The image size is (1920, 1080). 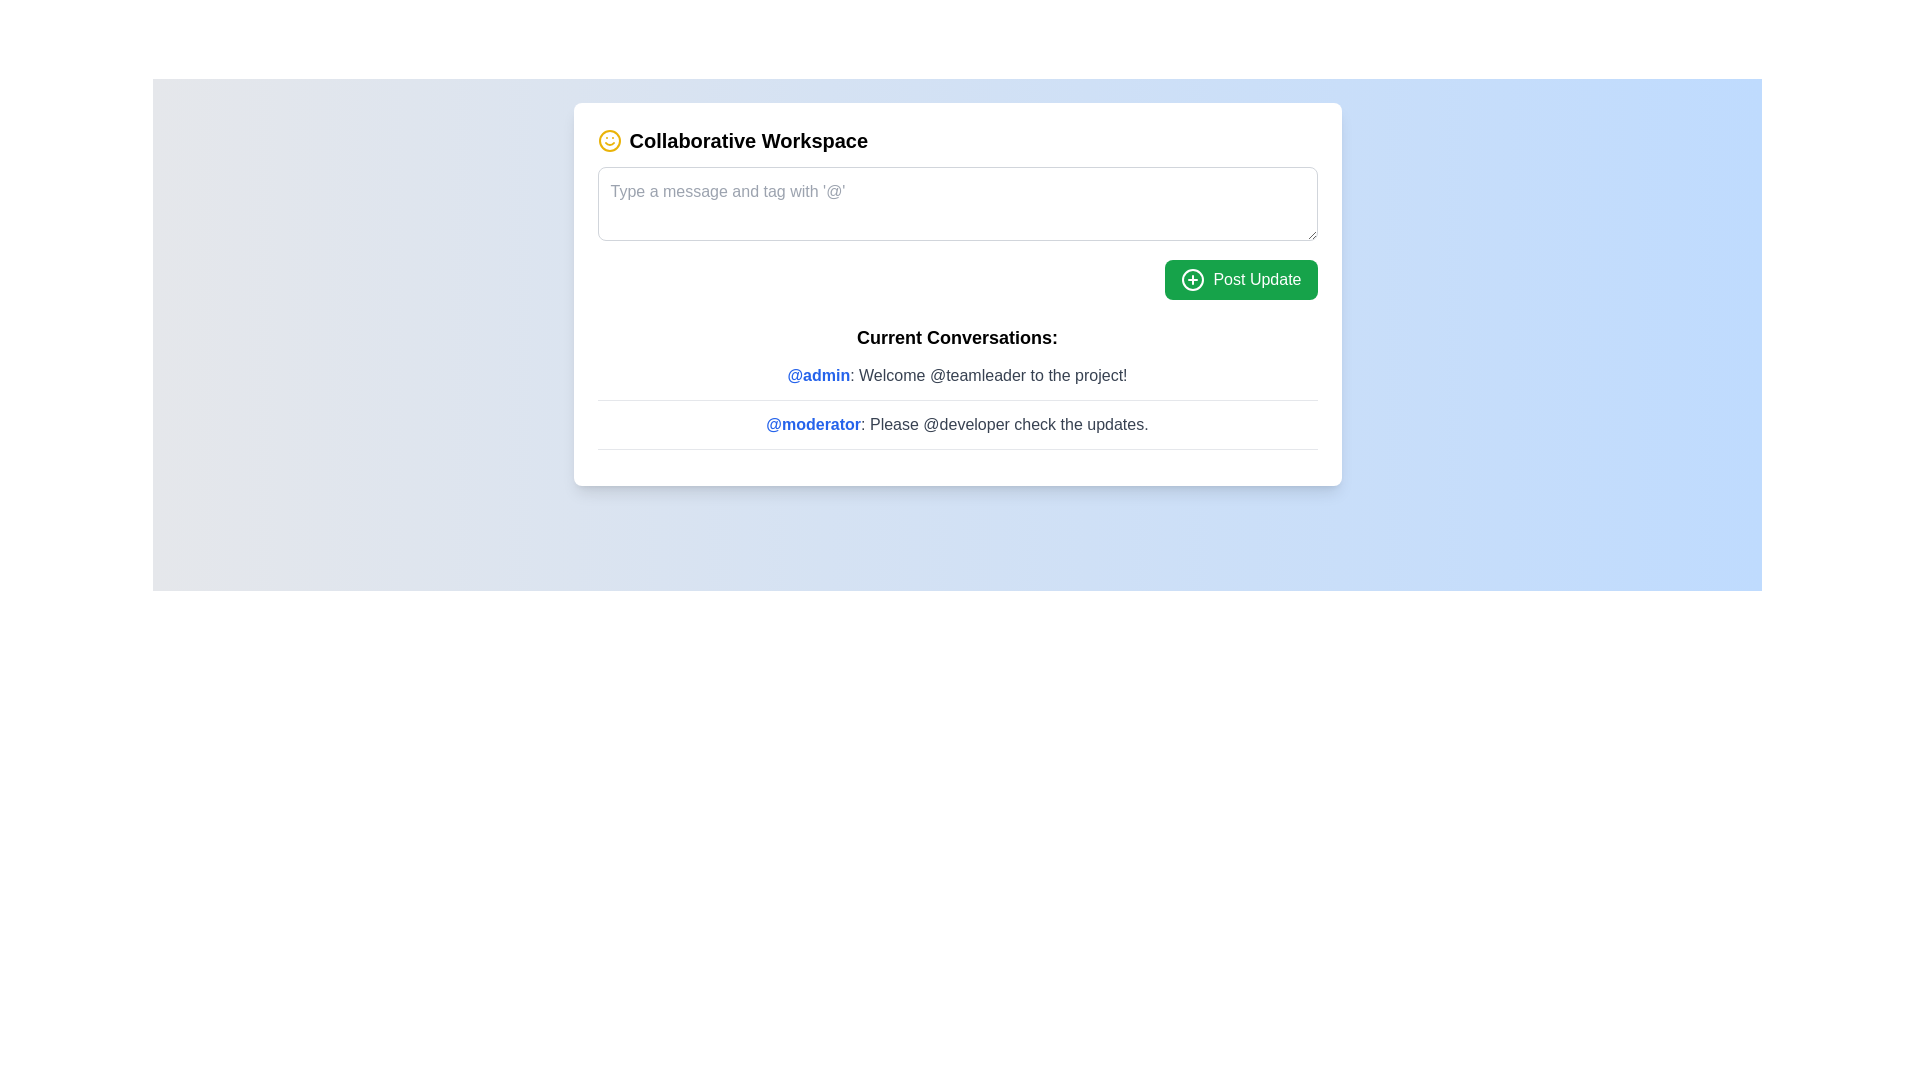 What do you see at coordinates (608, 140) in the screenshot?
I see `the decorative icon located to the left of the 'Collaborative Workspace' title to enhance the visual experience` at bounding box center [608, 140].